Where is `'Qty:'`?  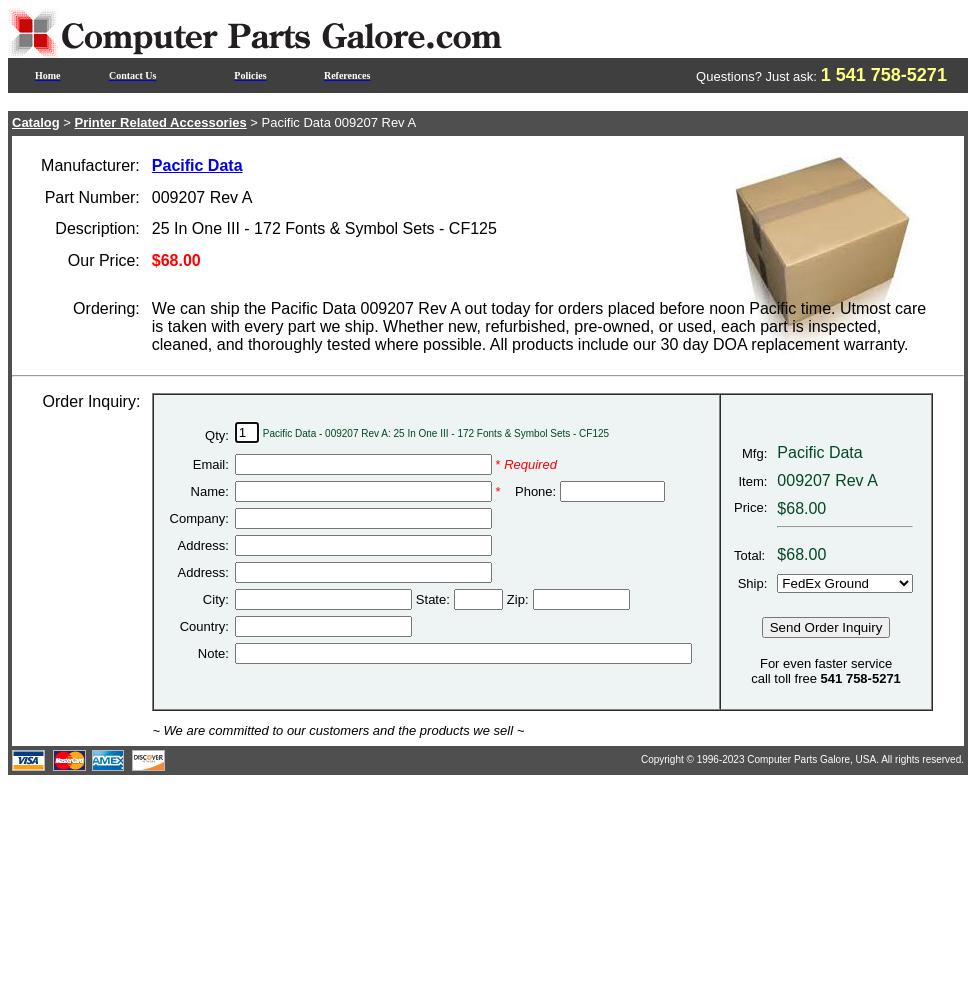
'Qty:' is located at coordinates (204, 434).